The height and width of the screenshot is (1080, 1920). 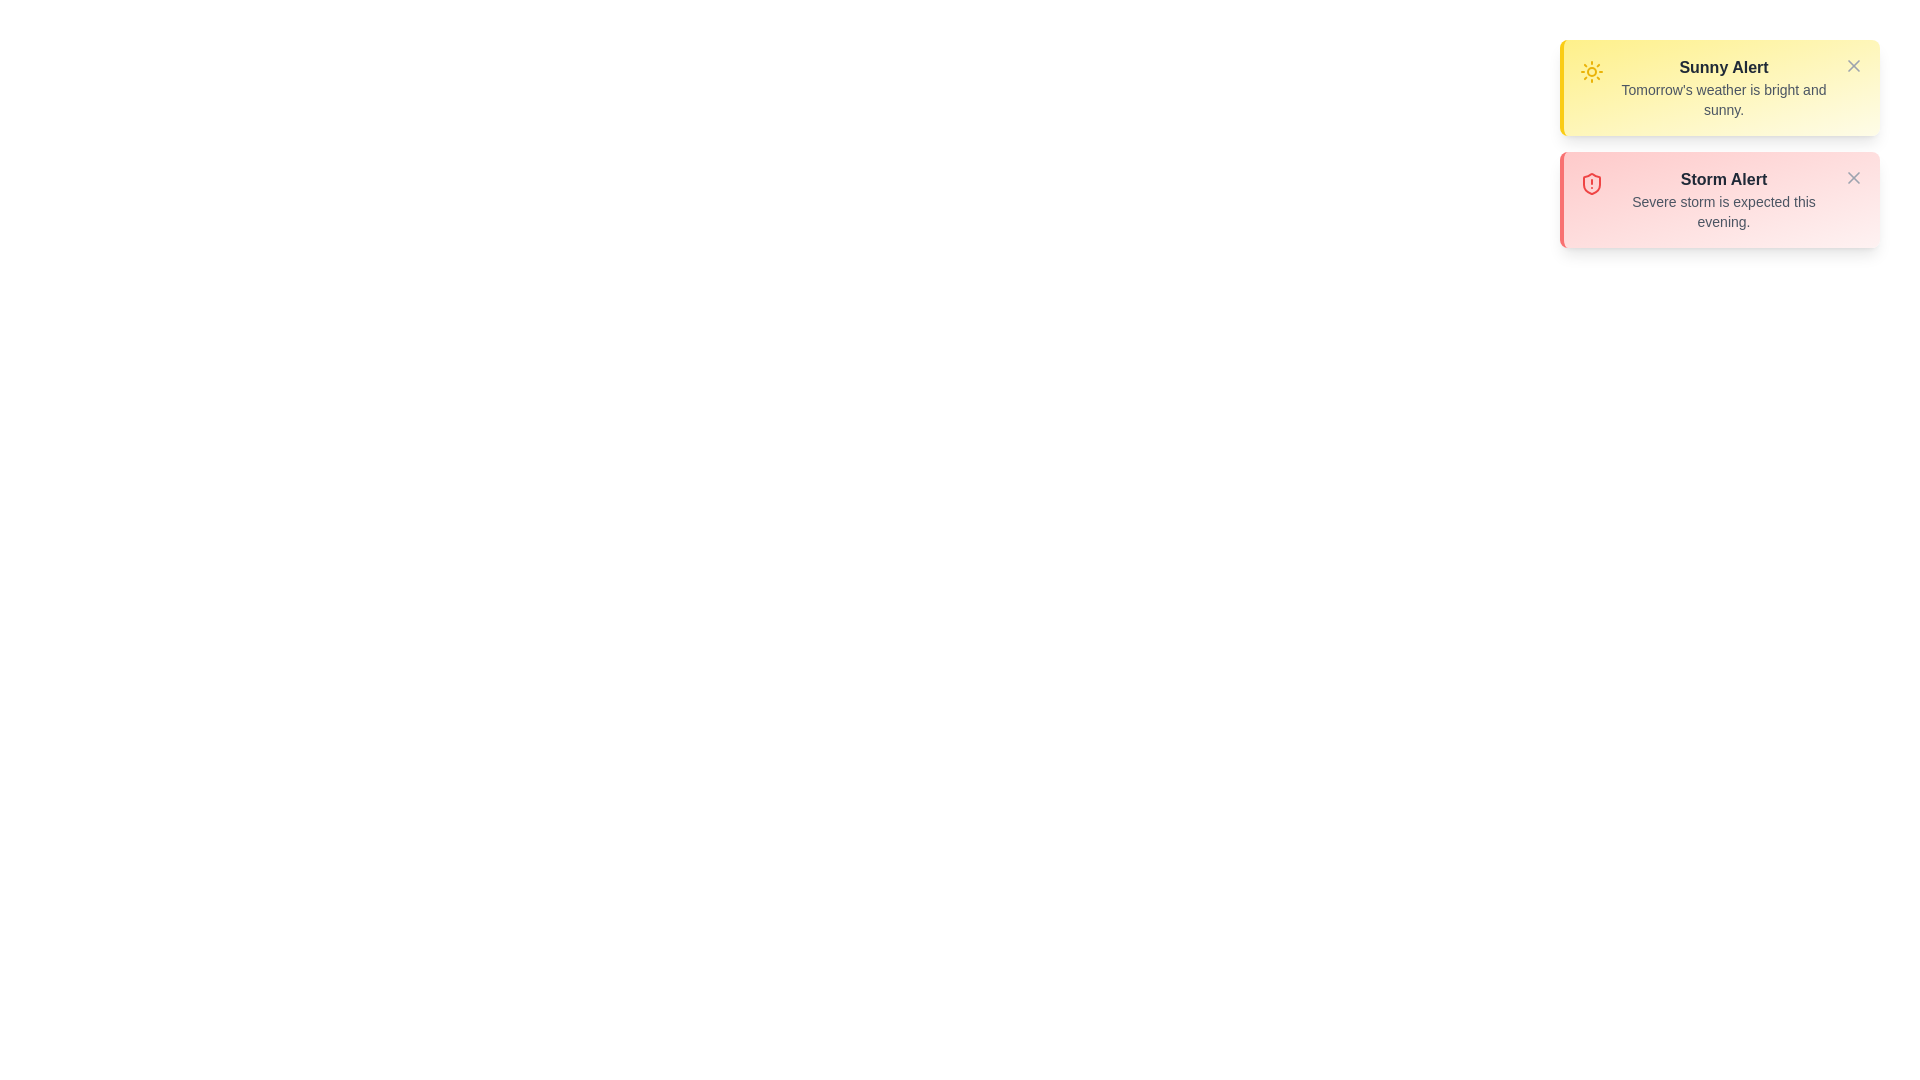 What do you see at coordinates (1852, 64) in the screenshot?
I see `the close button of the alert with the title Sunny Alert` at bounding box center [1852, 64].